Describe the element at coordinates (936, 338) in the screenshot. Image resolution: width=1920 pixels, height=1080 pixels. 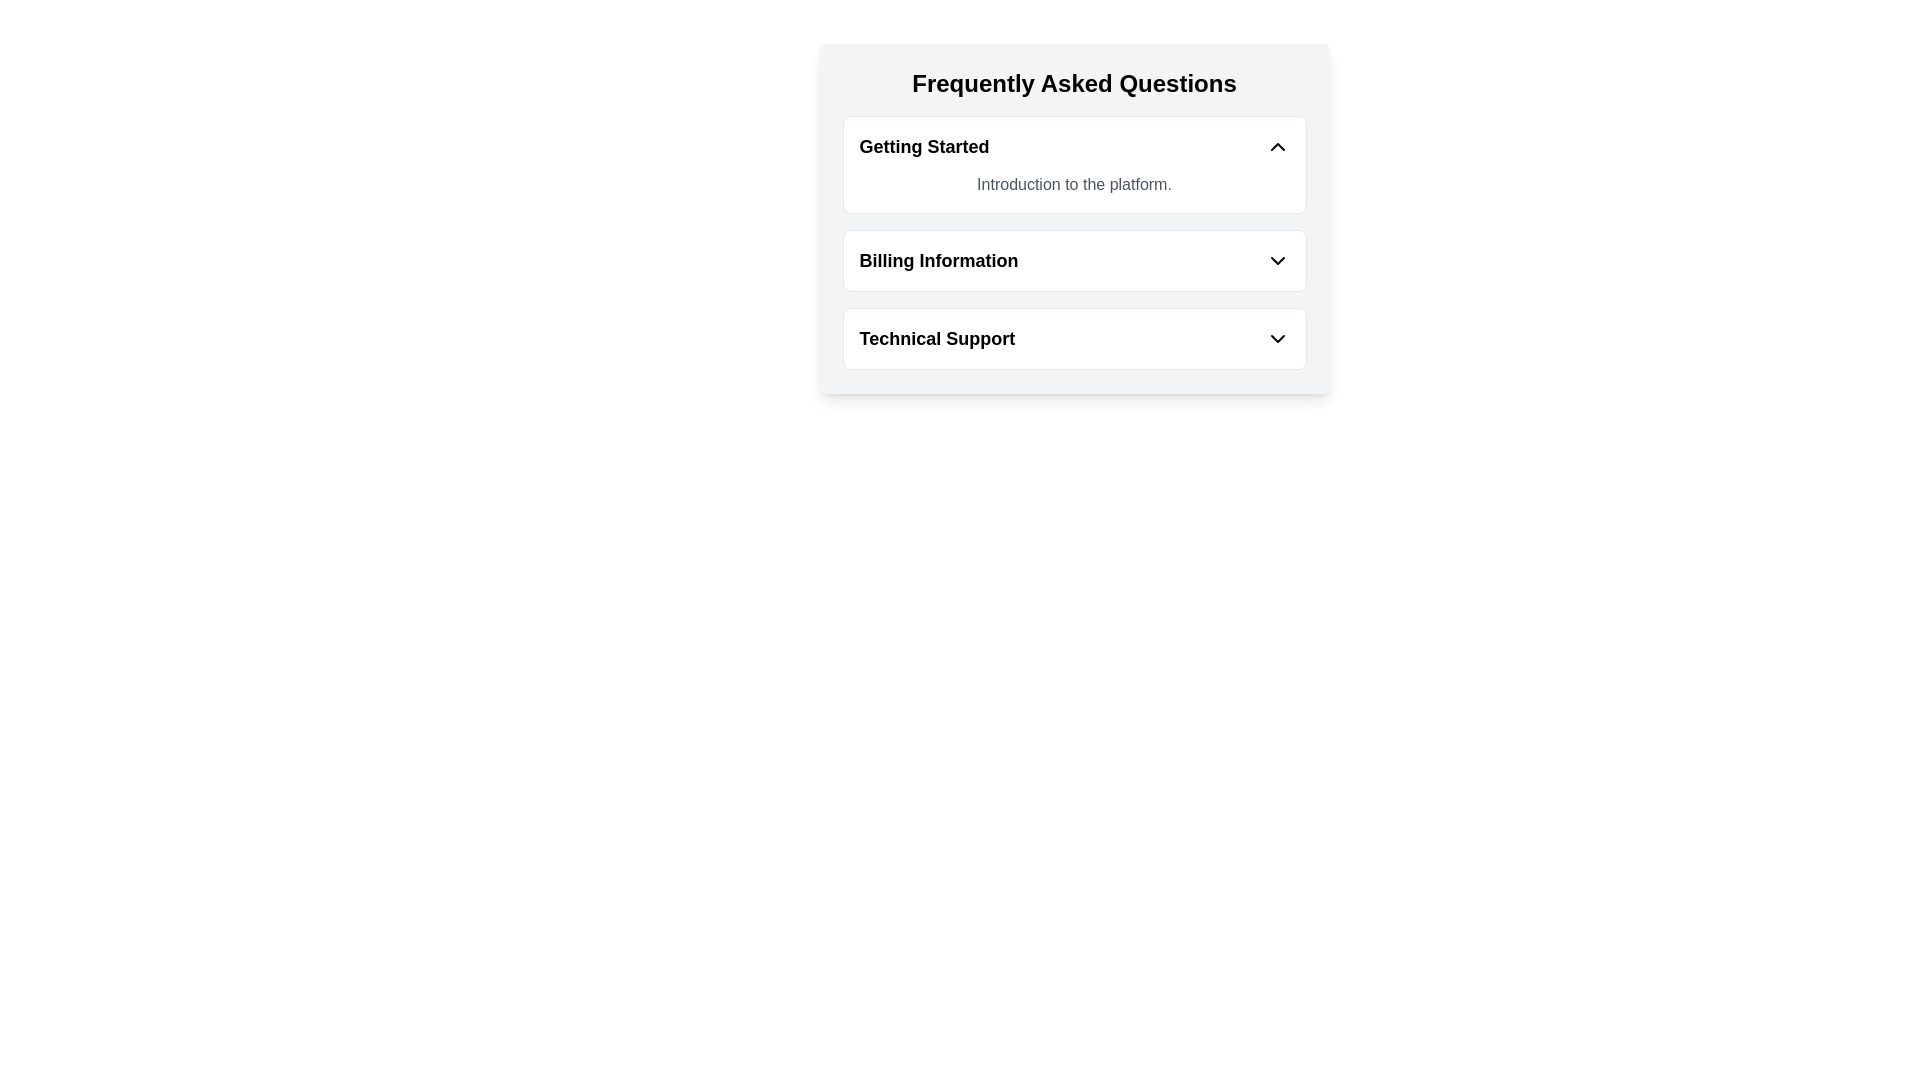
I see `the 'Technical Support' text label by moving the cursor to its center point for reading` at that location.